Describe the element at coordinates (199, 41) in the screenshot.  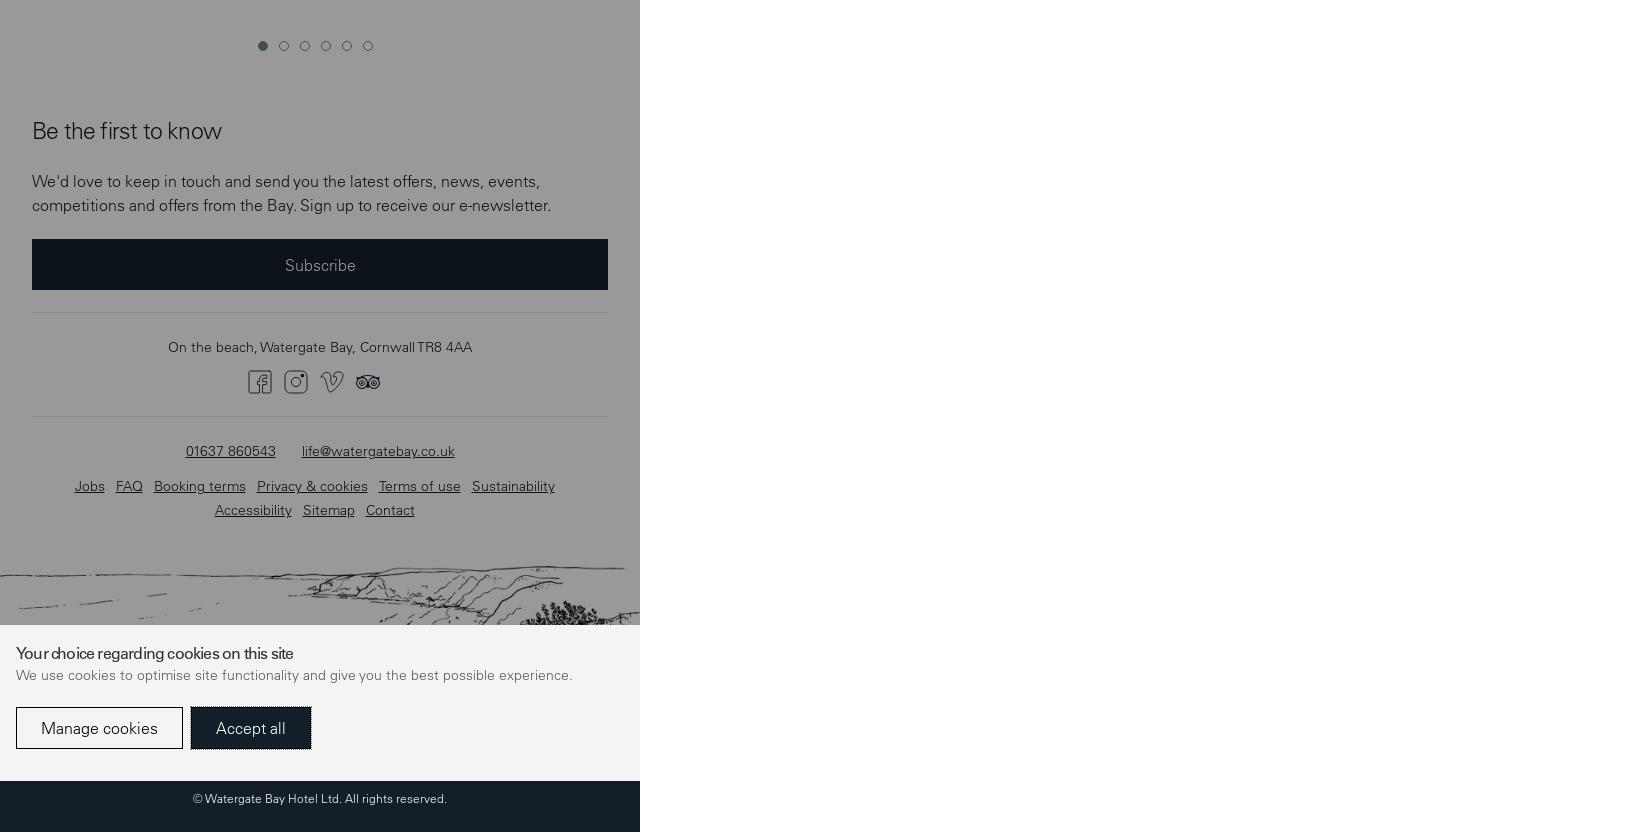
I see `'Booking terms'` at that location.